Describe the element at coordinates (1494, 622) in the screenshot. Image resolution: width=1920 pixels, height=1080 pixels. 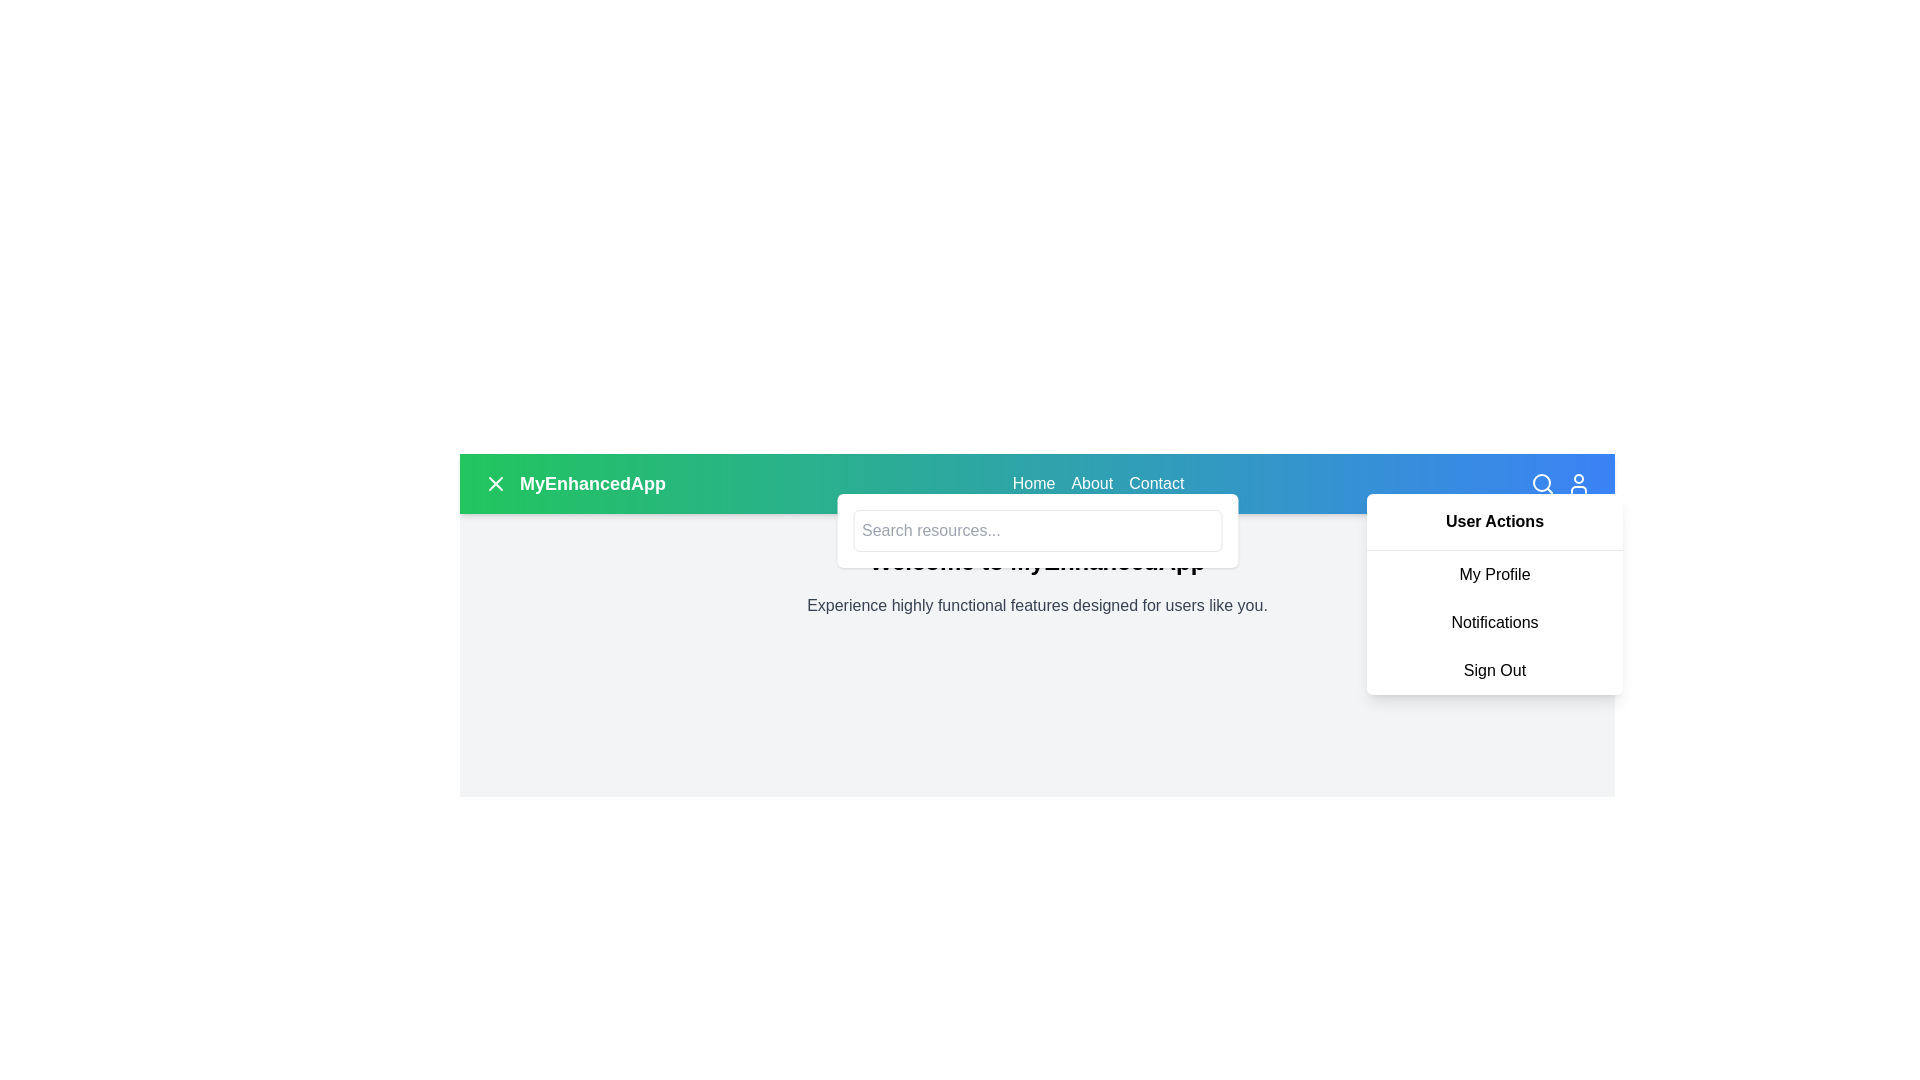
I see `the 'Notifications' text-based navigation item in the drop-down menu under 'User Actions' to change its background color to light gray` at that location.